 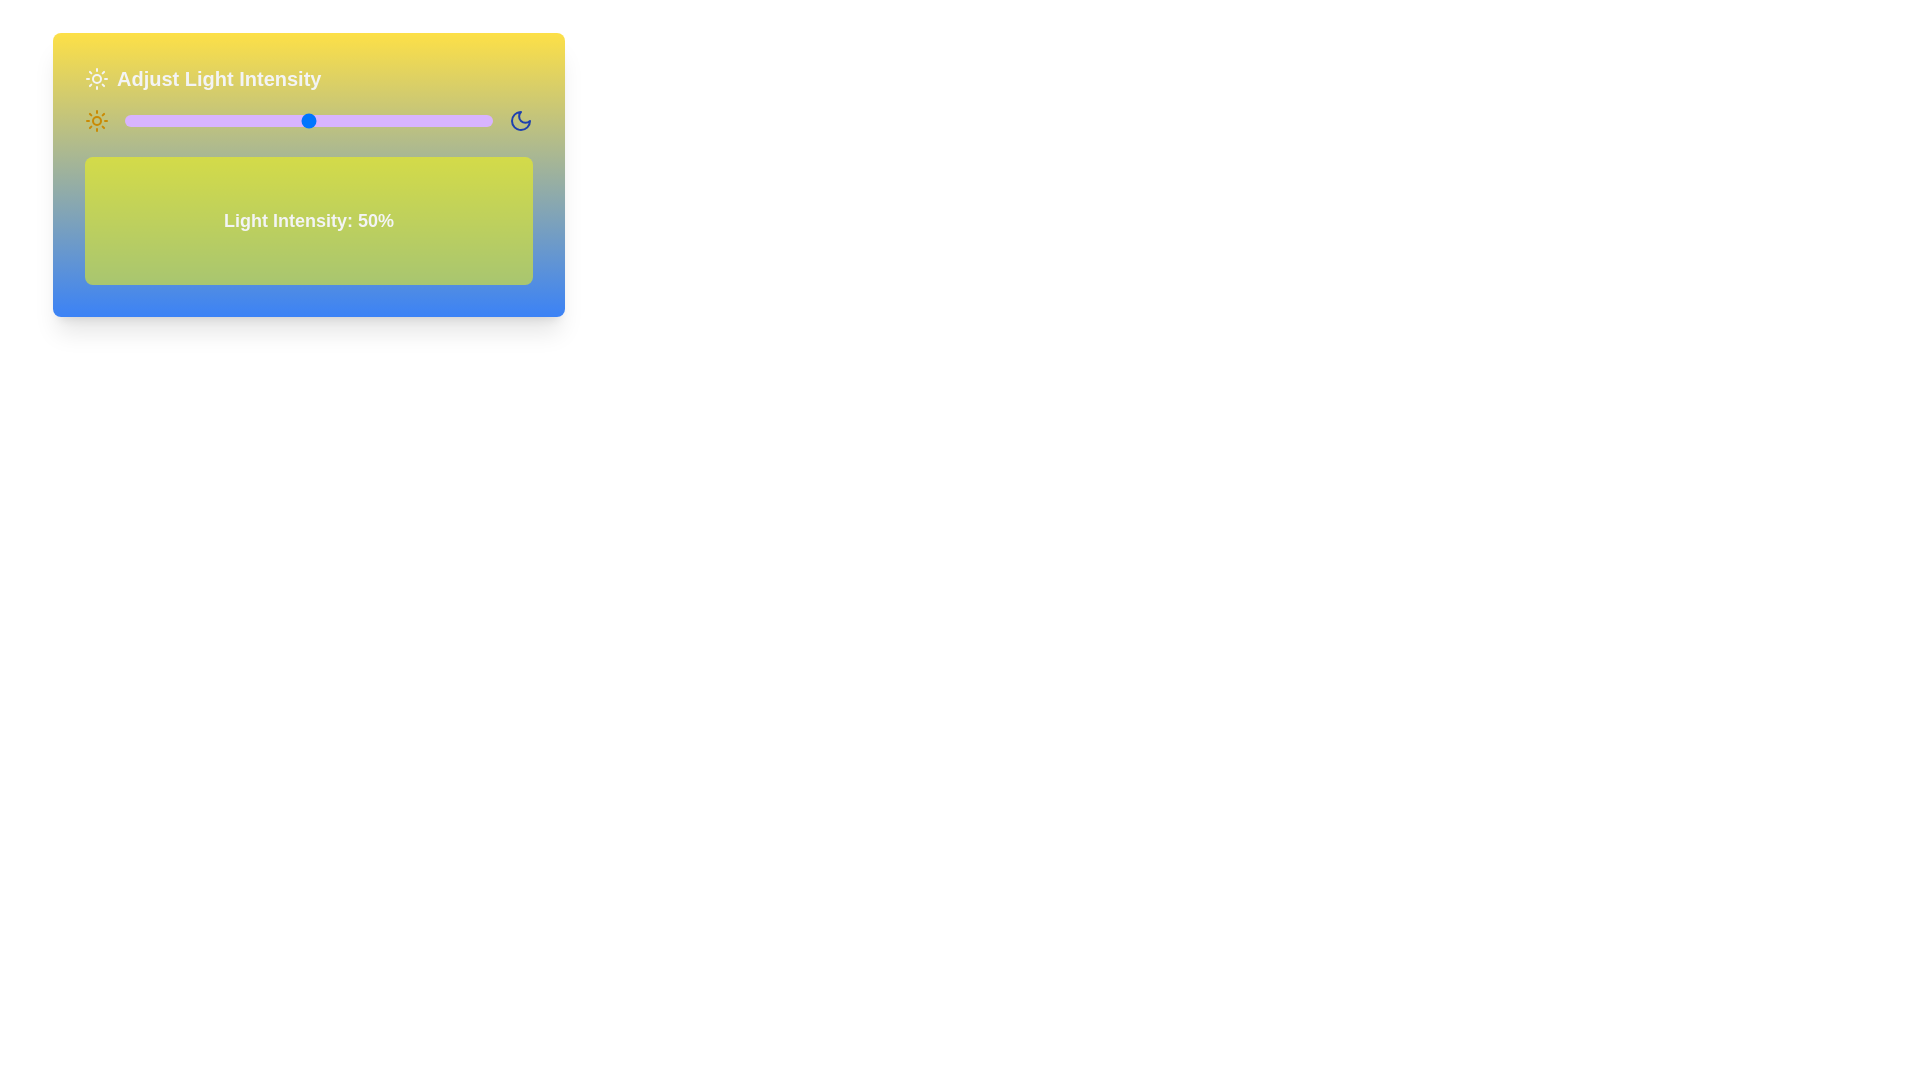 I want to click on the light intensity slider to 67% to observe the corresponding background changes, so click(x=371, y=120).